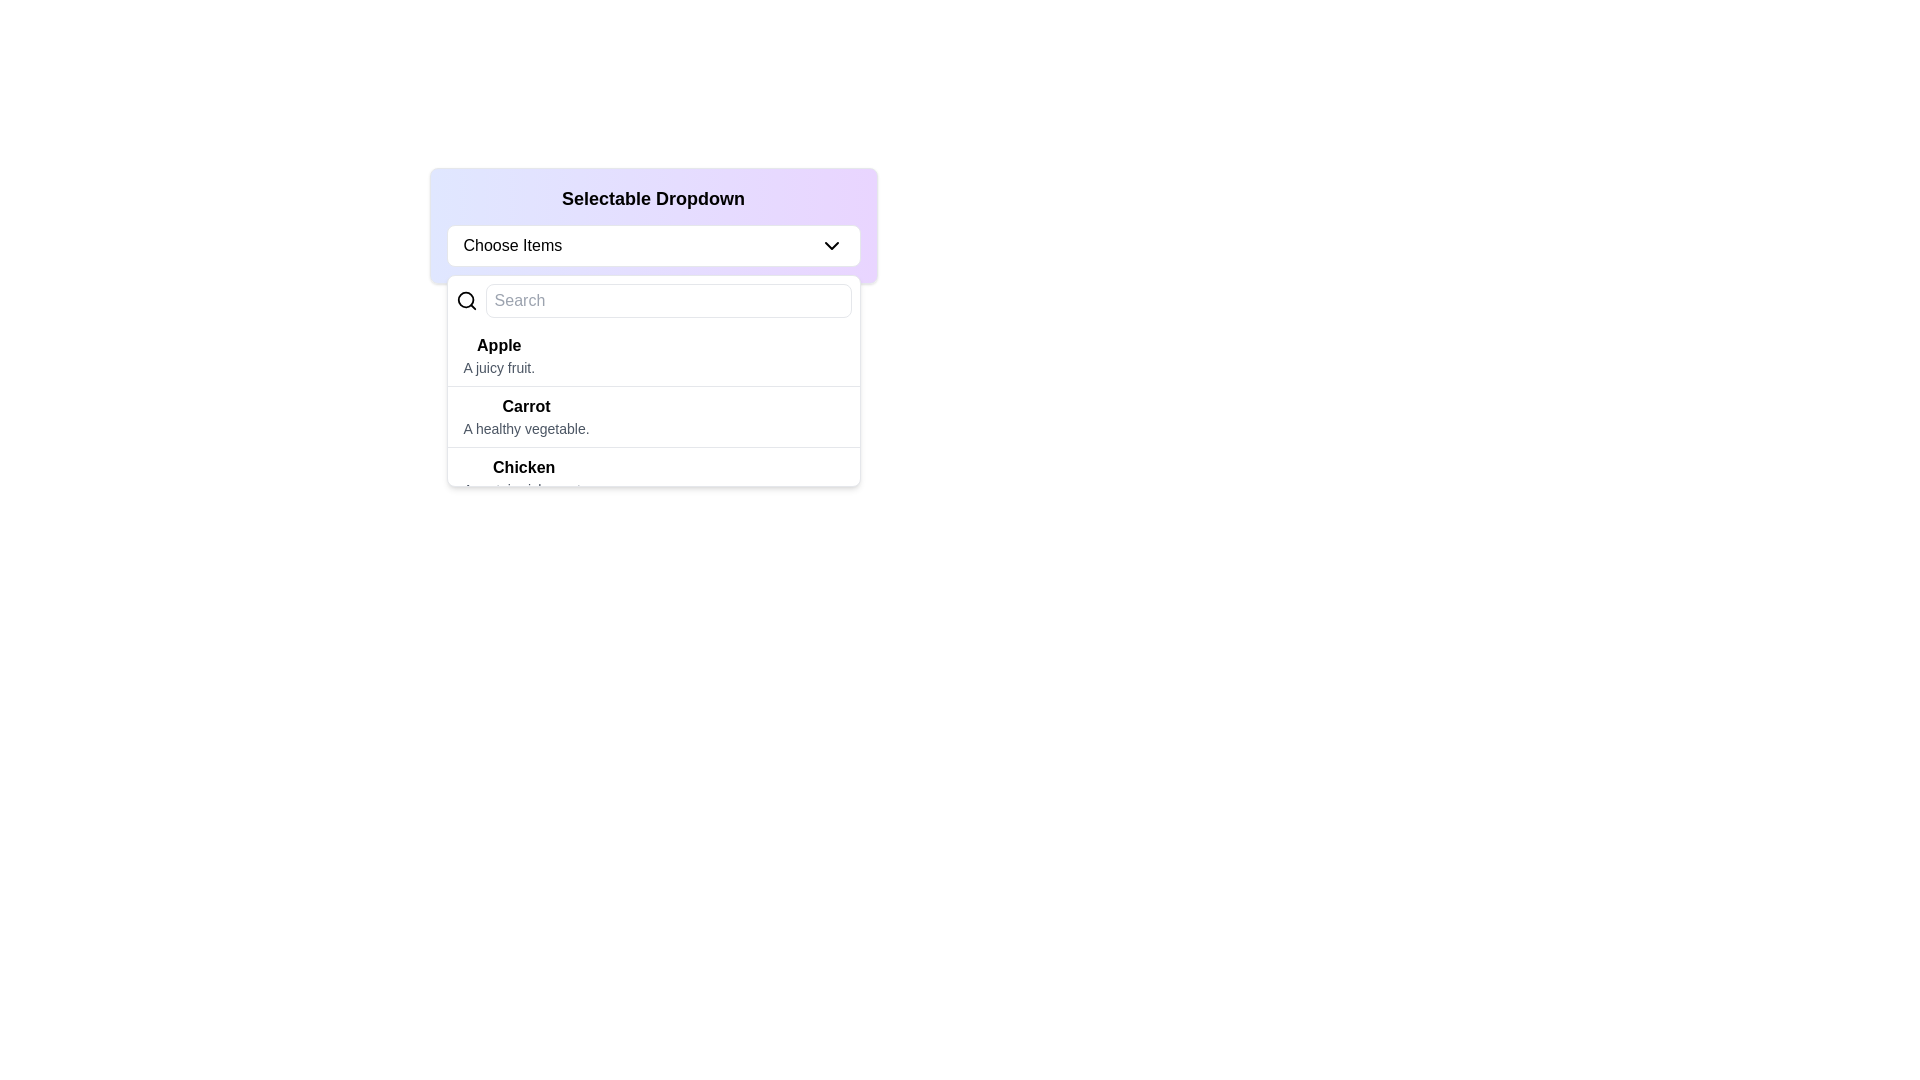  Describe the element at coordinates (524, 478) in the screenshot. I see `the 'Chicken' entry in the dropdown menu, which is the third item following 'Apple' and 'Carrot'` at that location.